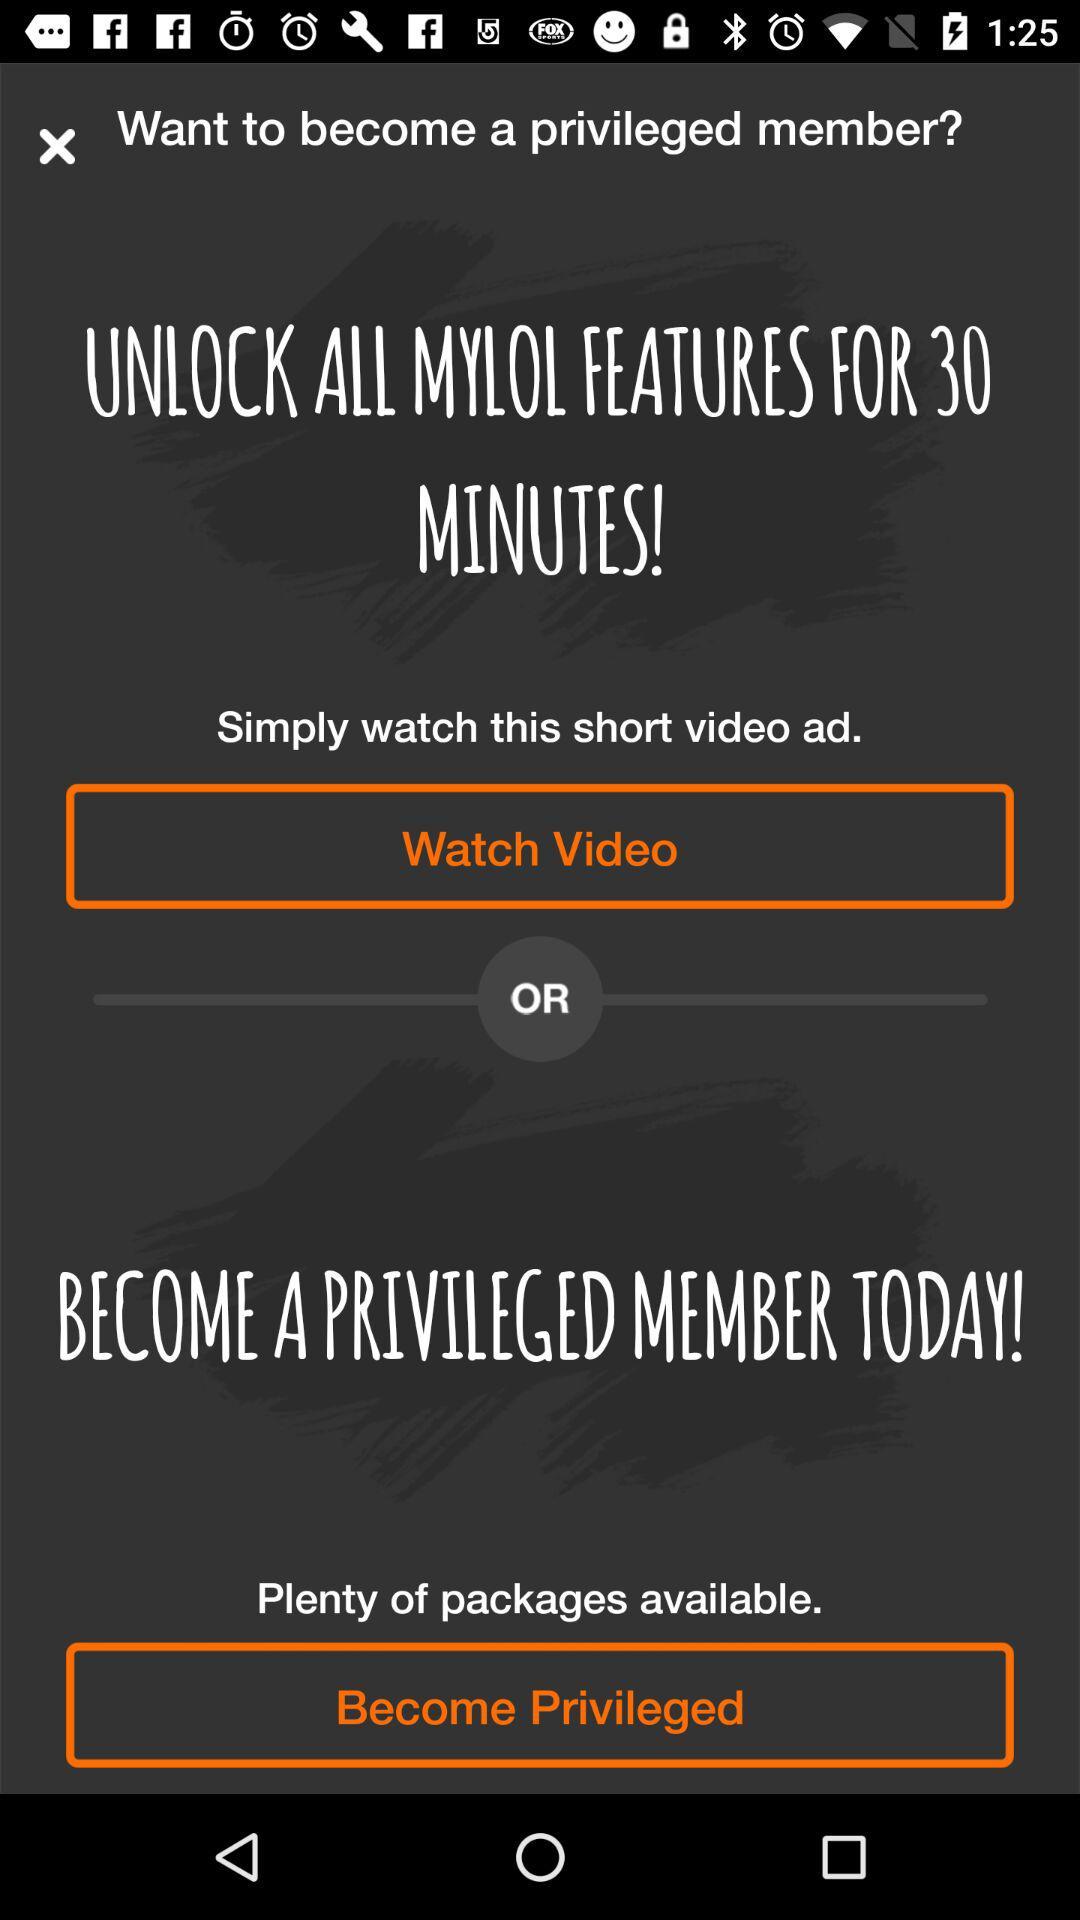  What do you see at coordinates (56, 145) in the screenshot?
I see `page` at bounding box center [56, 145].